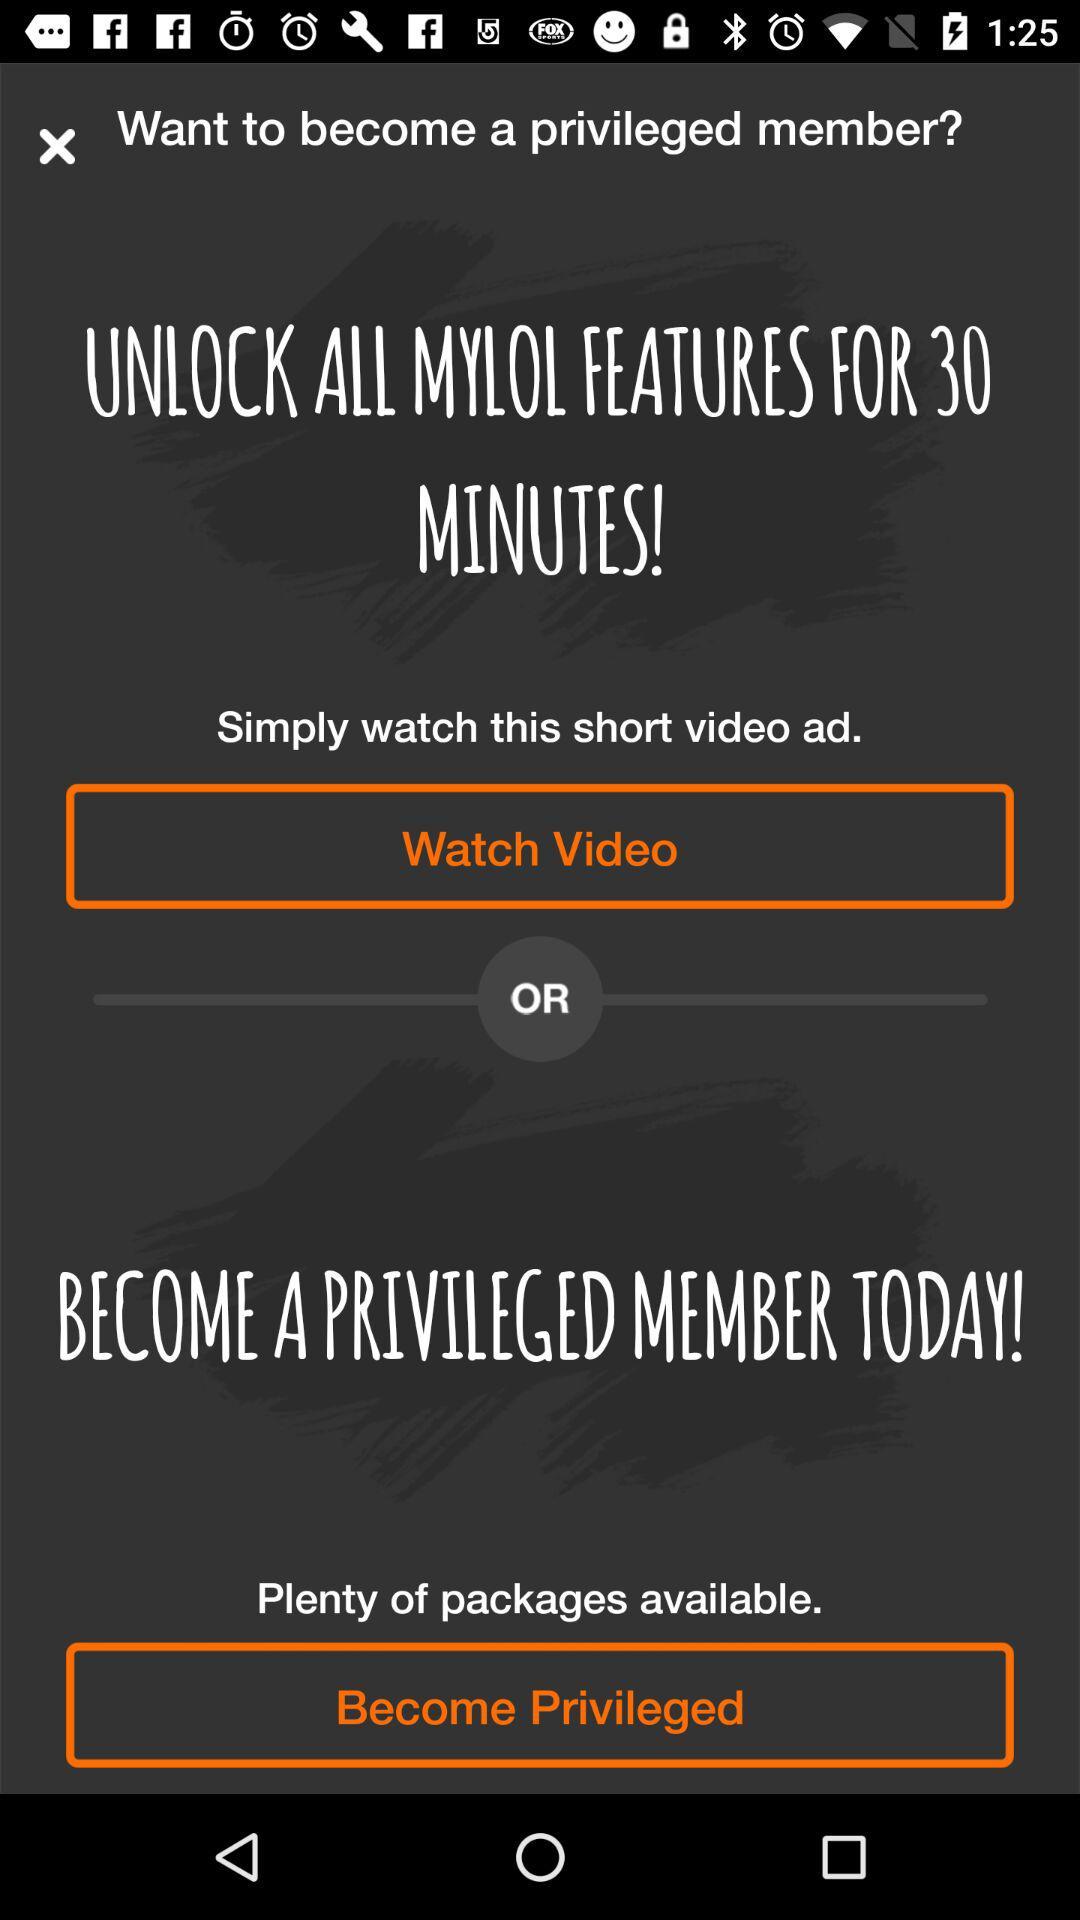  What do you see at coordinates (56, 145) in the screenshot?
I see `page` at bounding box center [56, 145].